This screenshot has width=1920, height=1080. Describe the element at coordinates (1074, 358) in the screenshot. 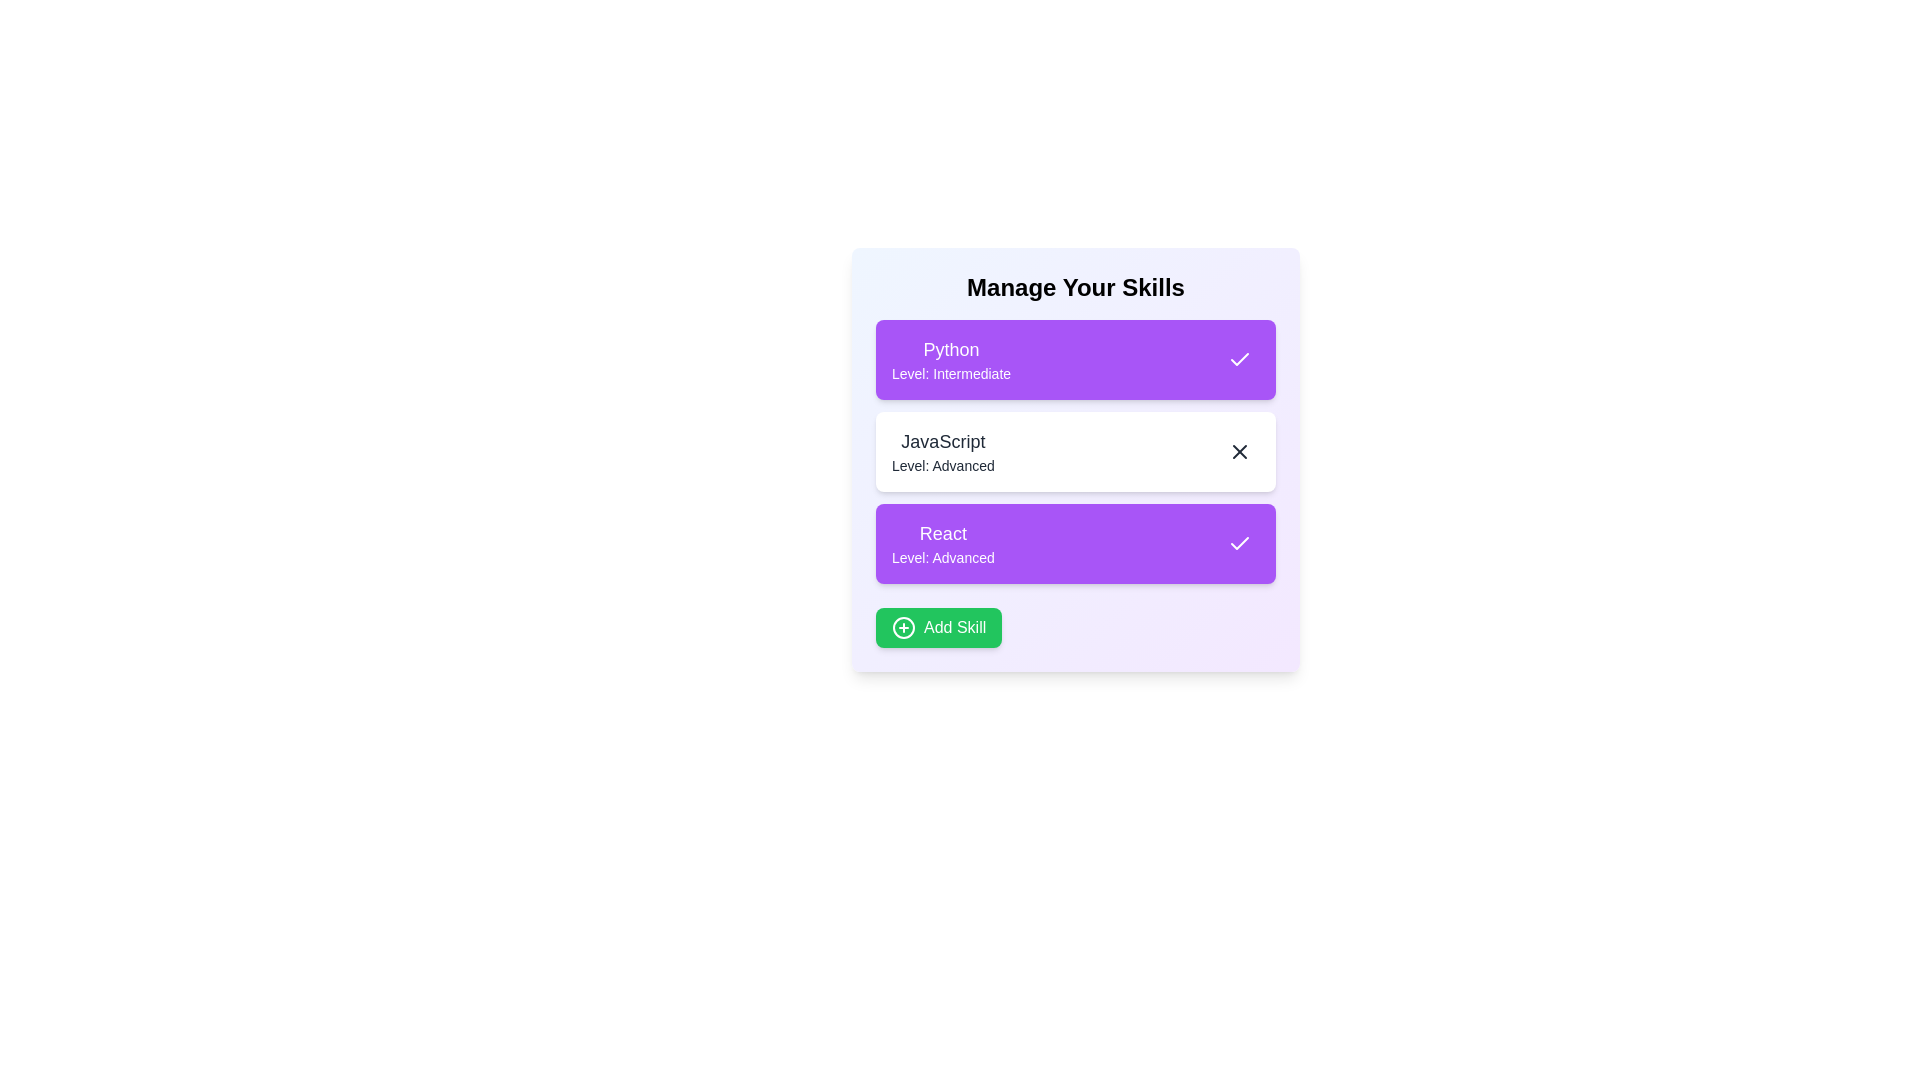

I see `the skill item Python to observe its hover effect` at that location.